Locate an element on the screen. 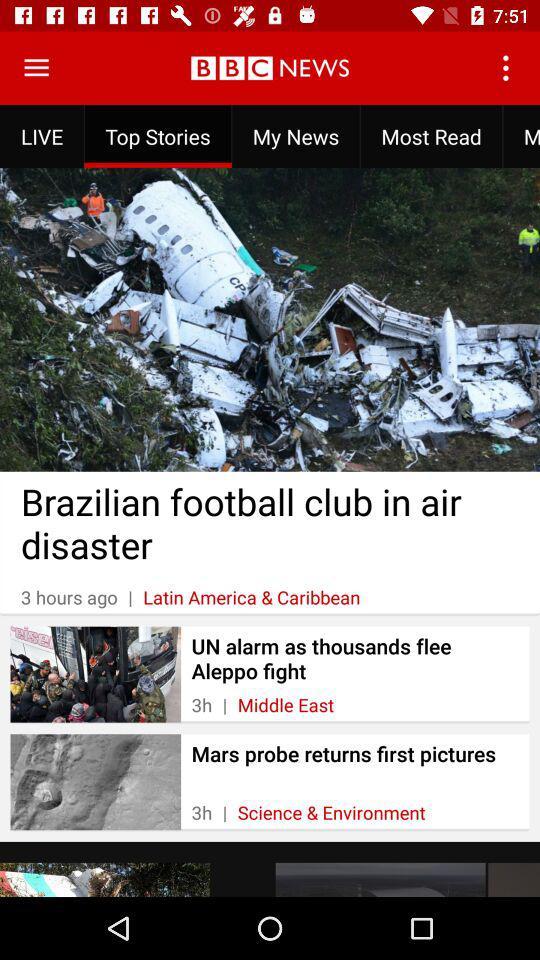  item next to the | icon is located at coordinates (284, 705).